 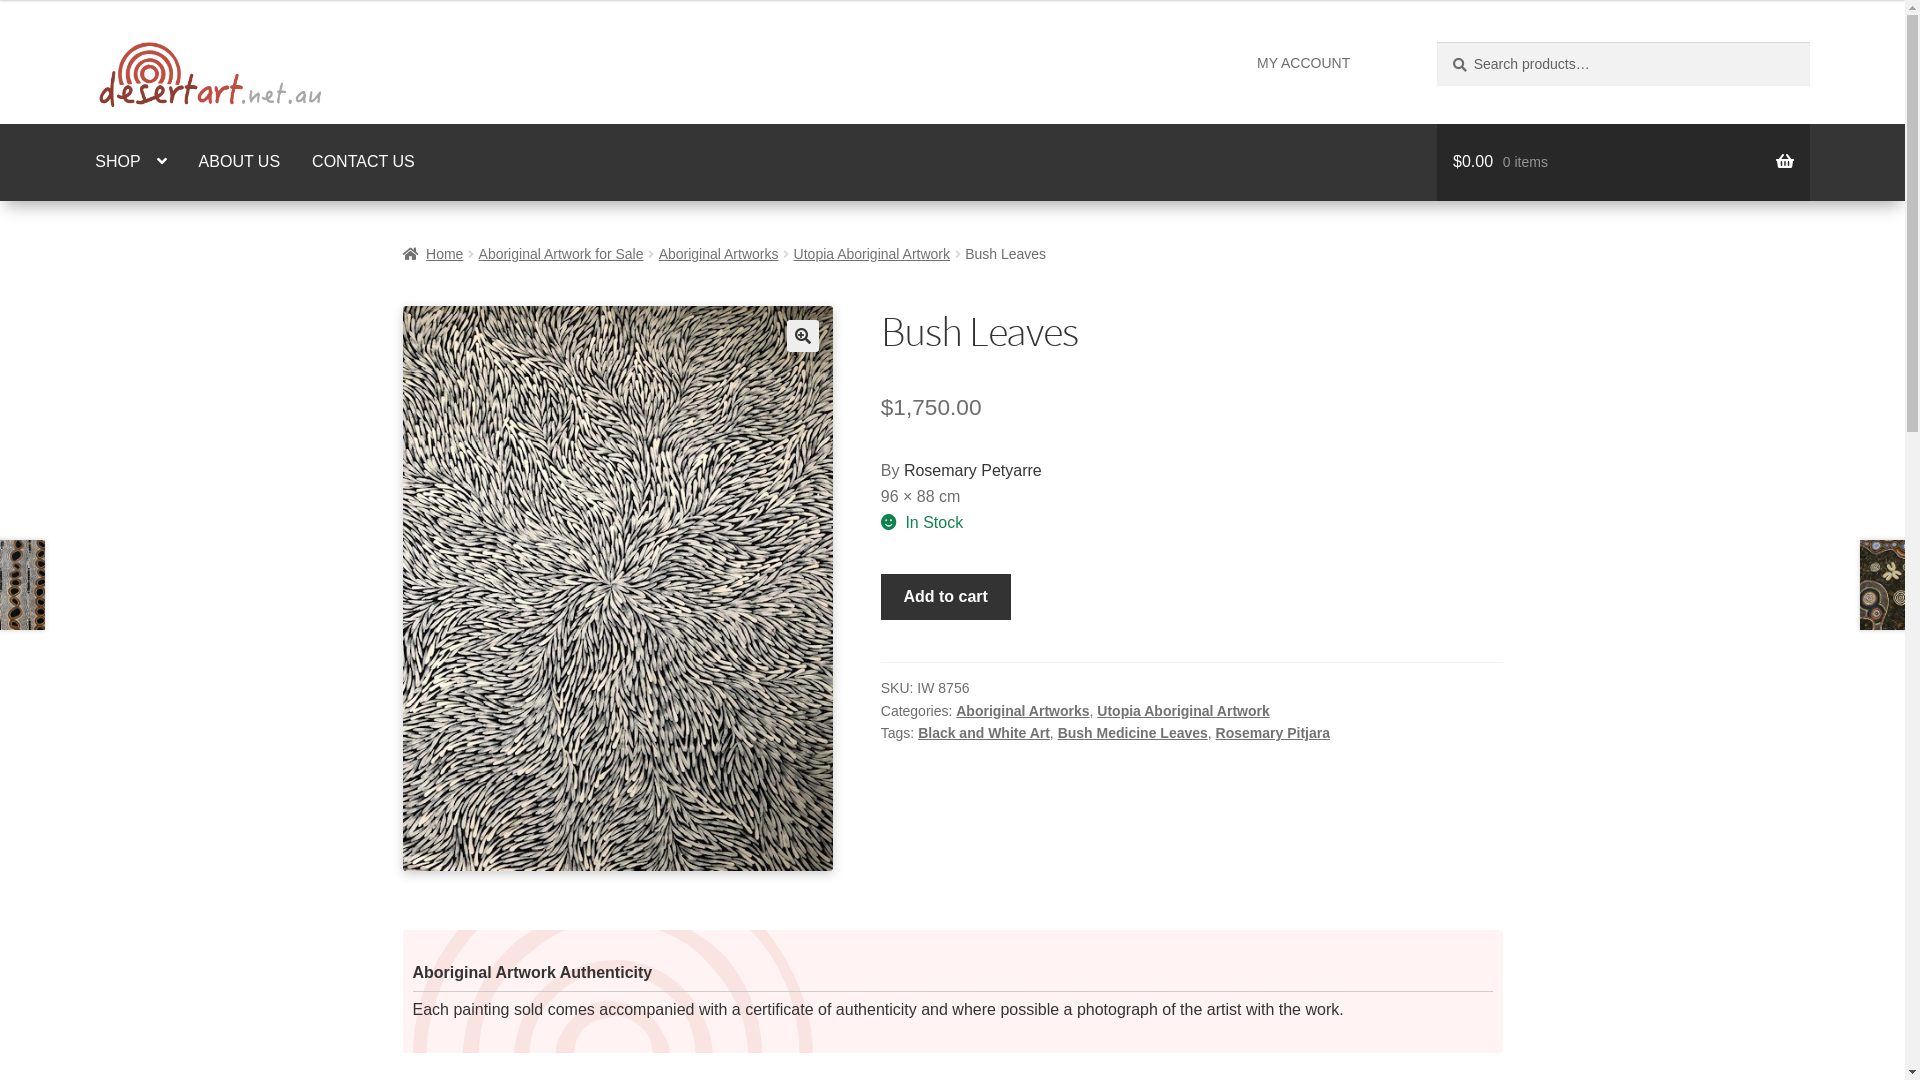 What do you see at coordinates (1243, 61) in the screenshot?
I see `'MY ACCOUNT'` at bounding box center [1243, 61].